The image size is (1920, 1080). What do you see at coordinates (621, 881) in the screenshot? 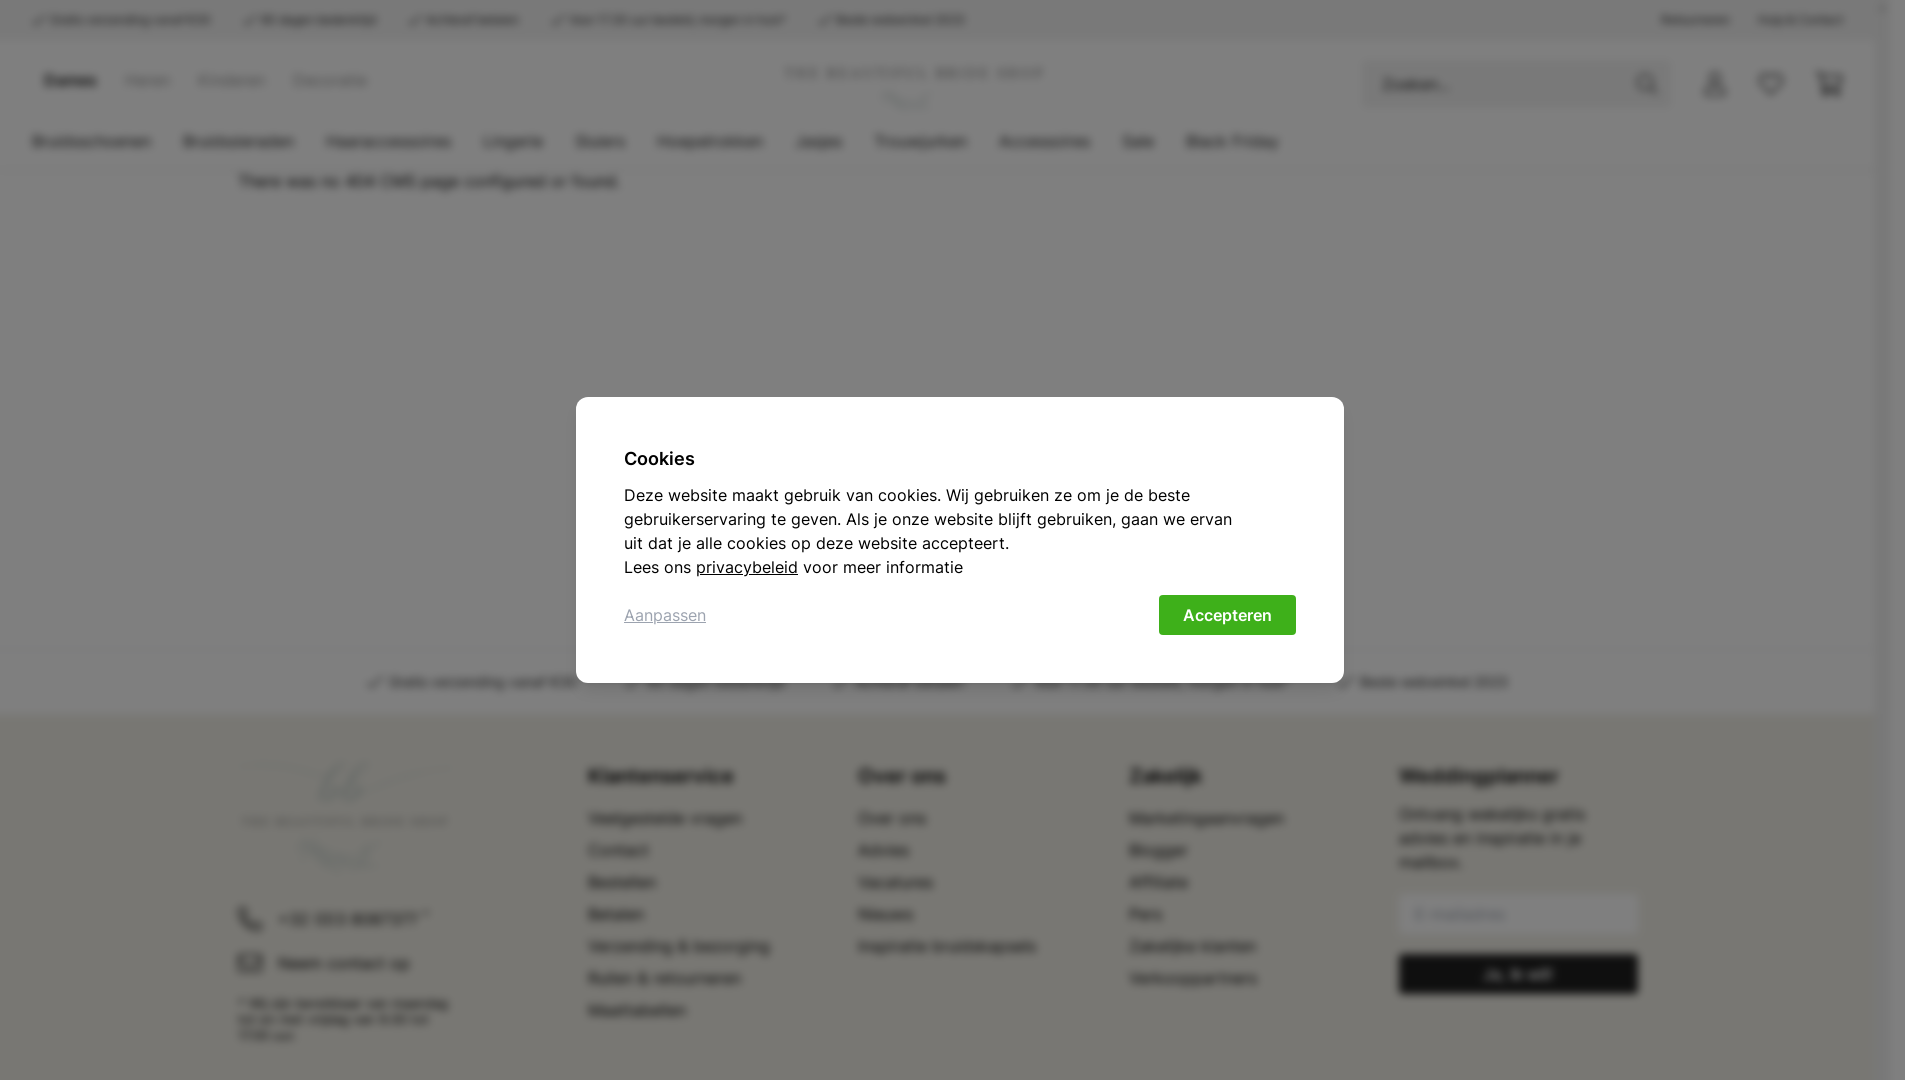
I see `'Bestellen'` at bounding box center [621, 881].